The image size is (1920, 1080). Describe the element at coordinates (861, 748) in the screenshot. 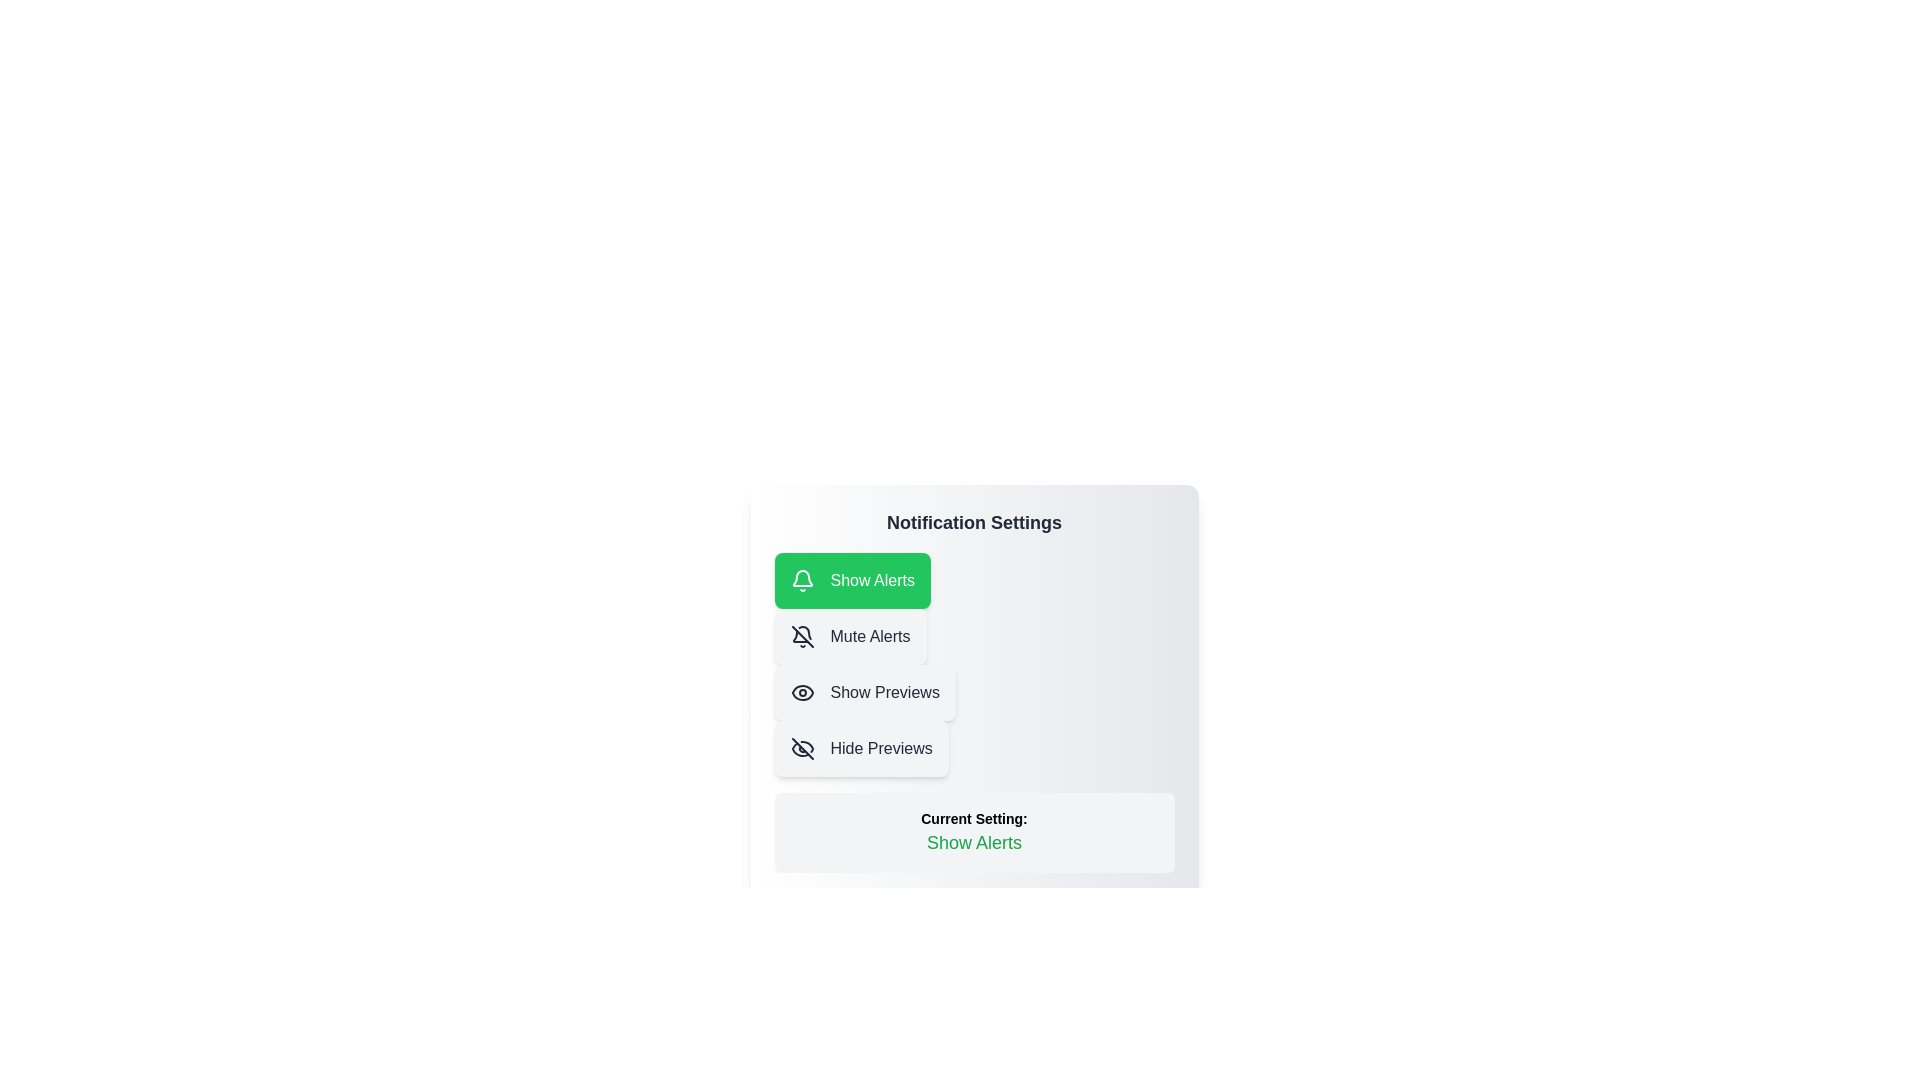

I see `the notification setting Hide Previews by clicking the corresponding button` at that location.